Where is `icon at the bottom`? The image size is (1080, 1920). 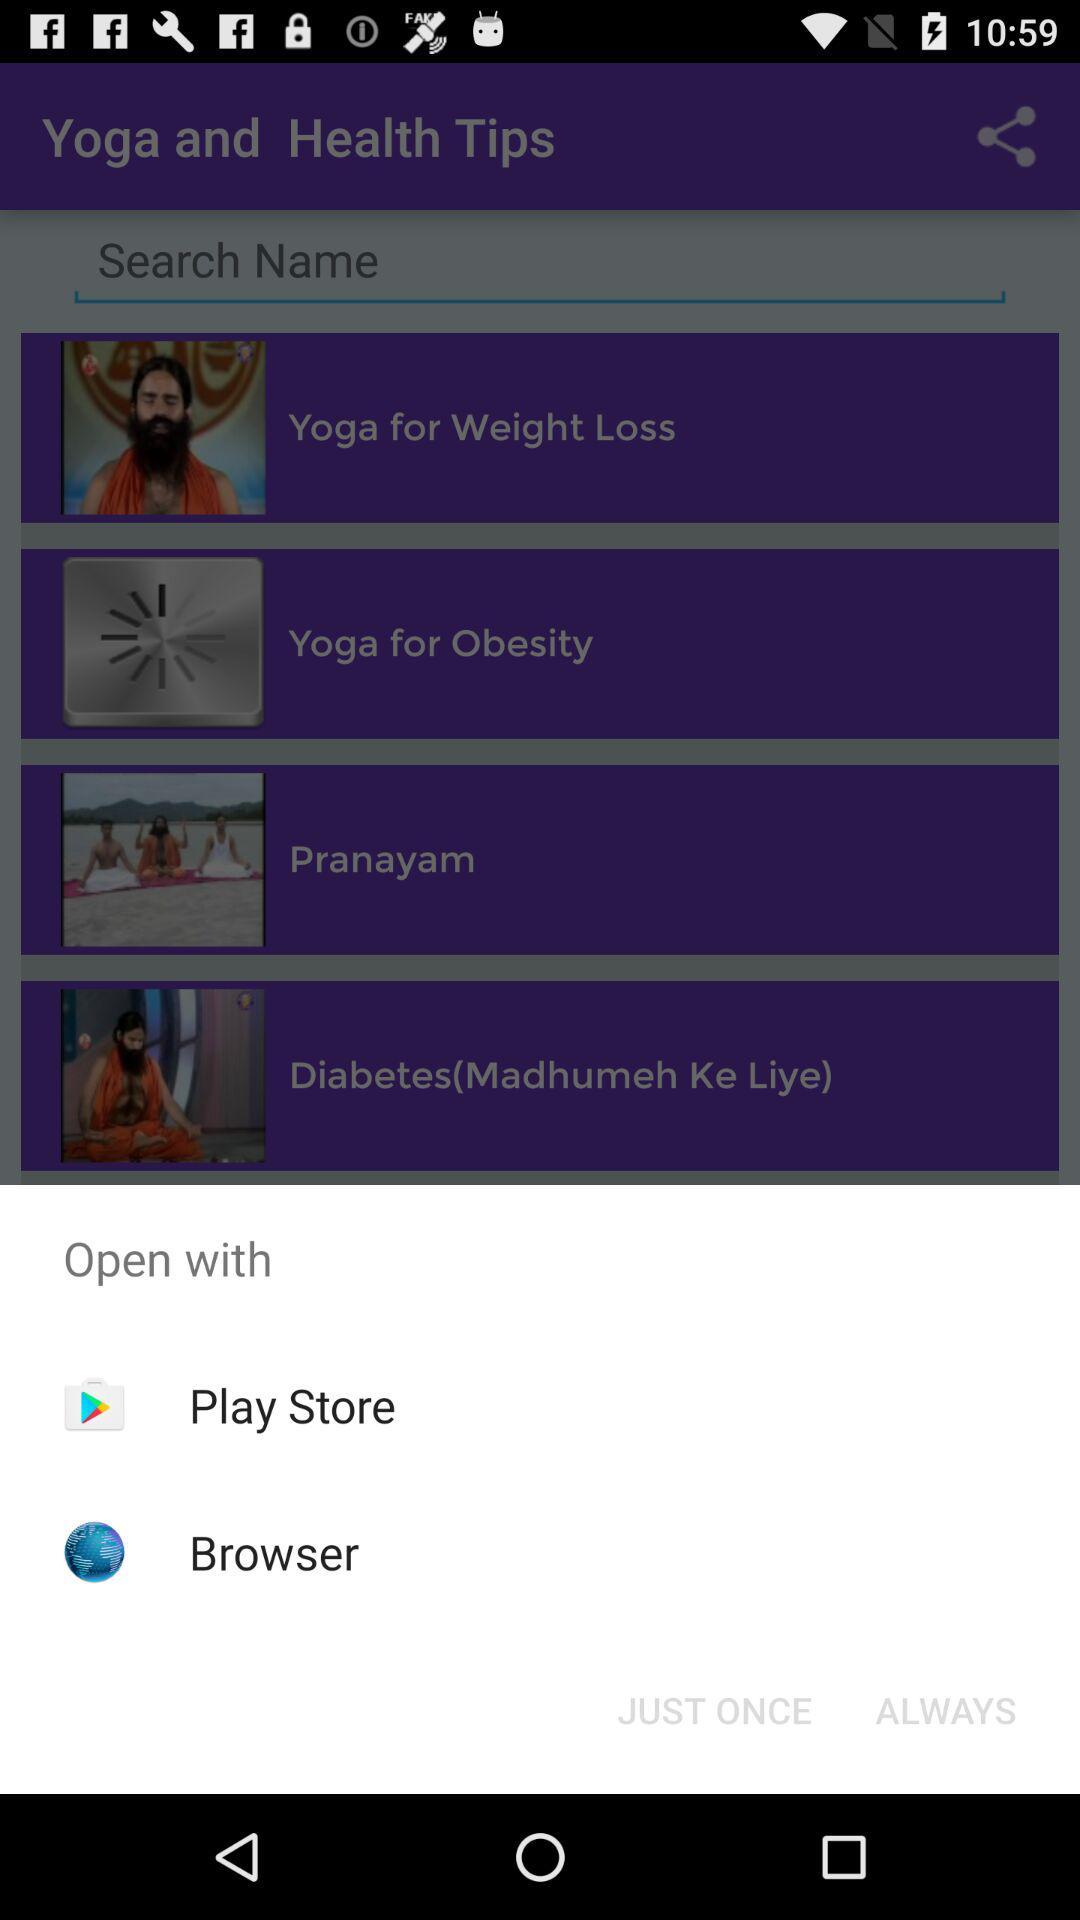 icon at the bottom is located at coordinates (713, 1708).